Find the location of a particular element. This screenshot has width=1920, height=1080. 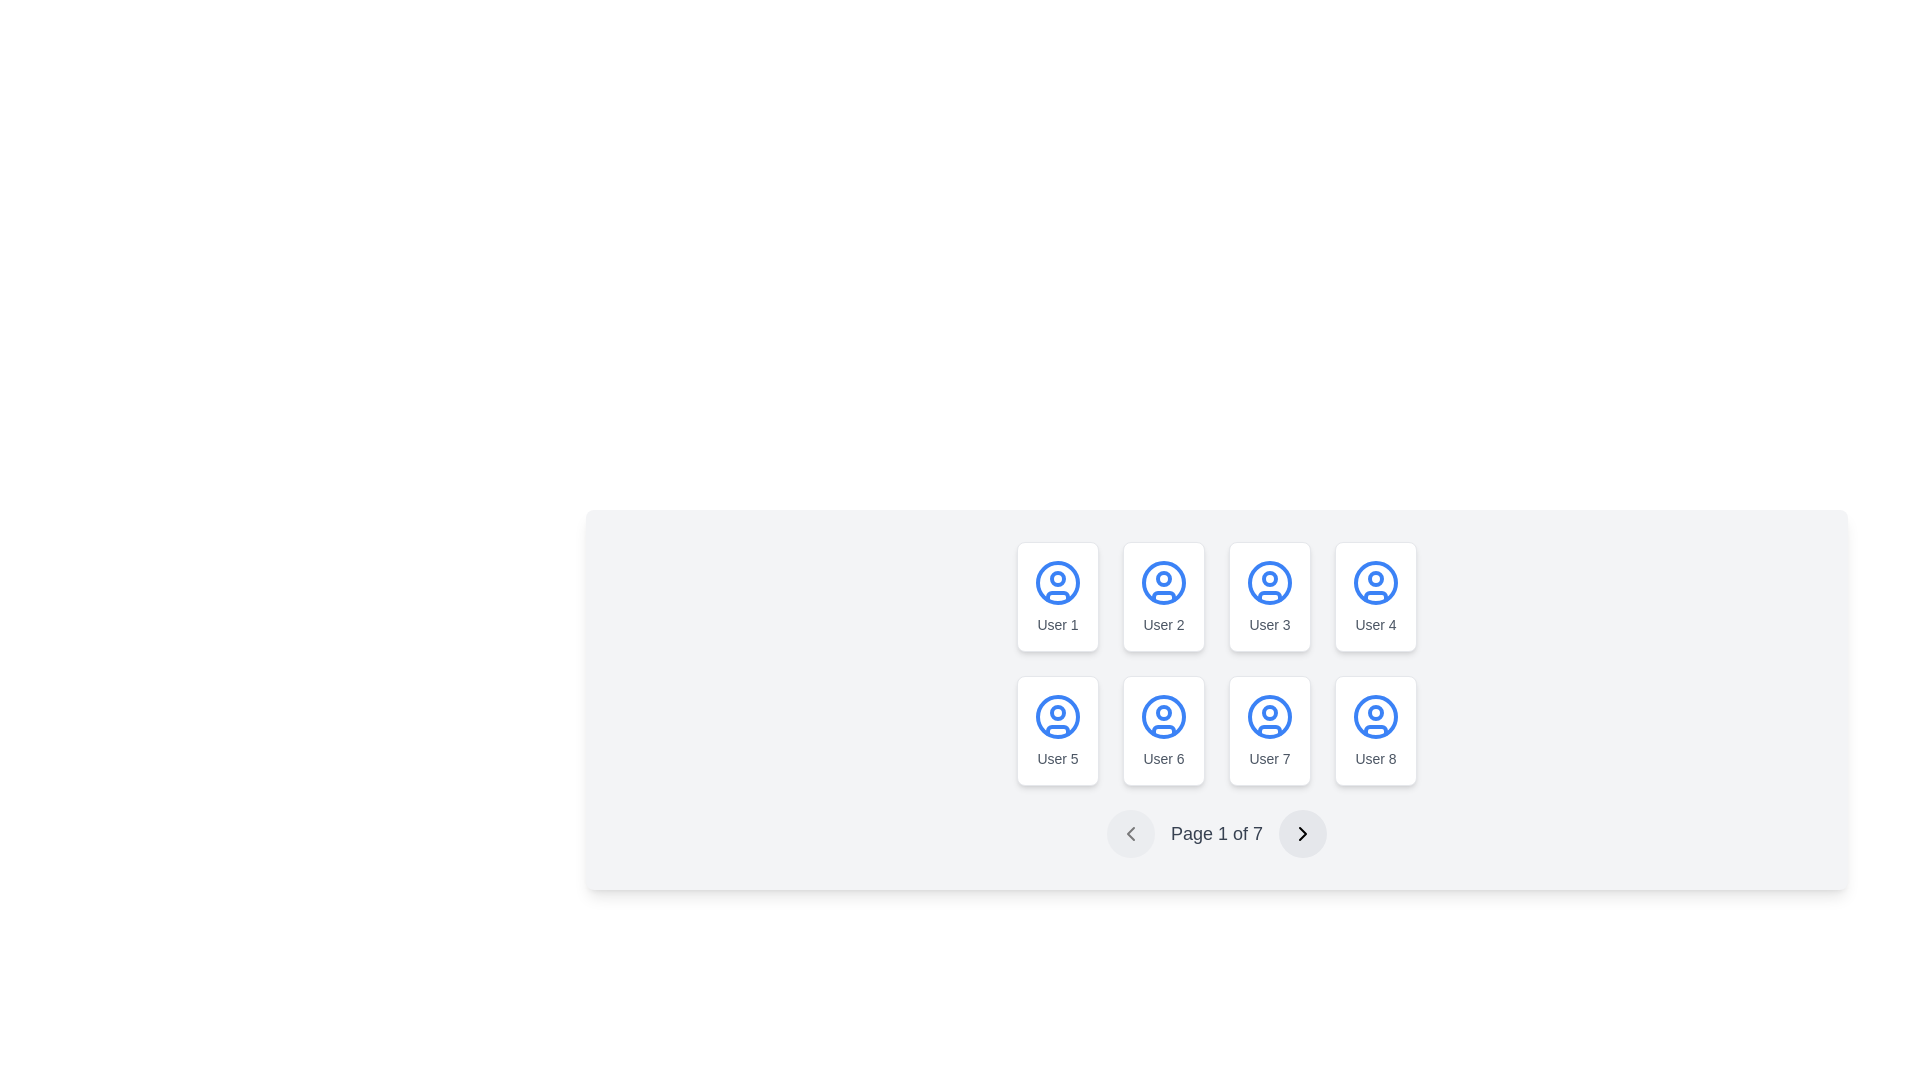

the outermost circle of the user profile icon, which is the second item in the top row of the user icons grid is located at coordinates (1163, 582).